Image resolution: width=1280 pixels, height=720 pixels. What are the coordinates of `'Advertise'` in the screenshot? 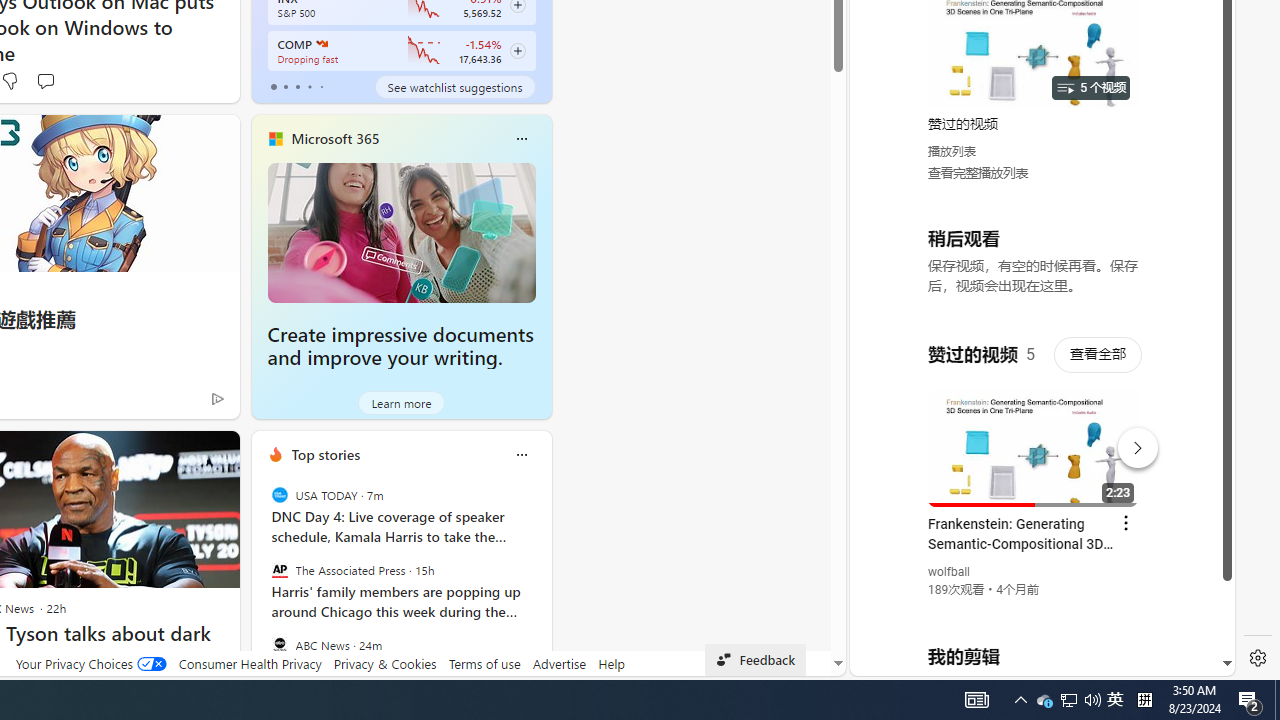 It's located at (560, 663).